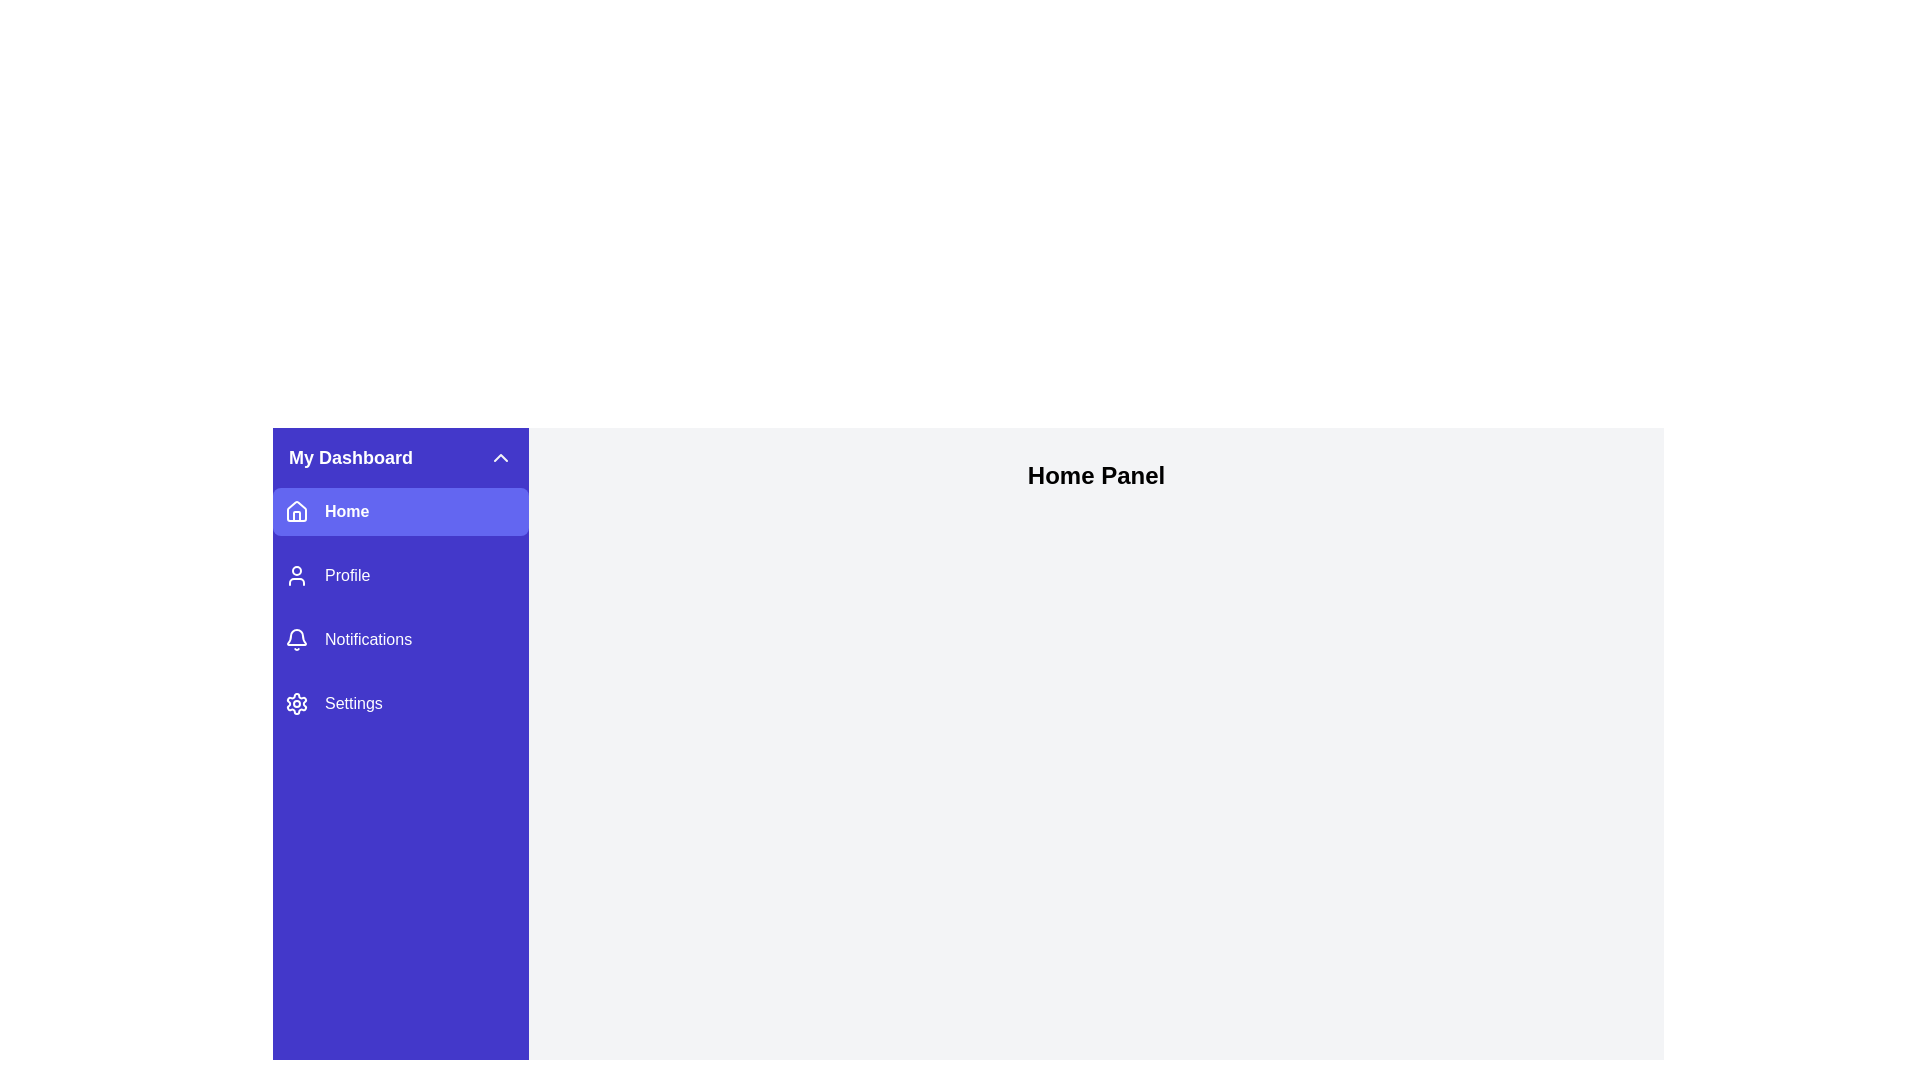 The height and width of the screenshot is (1080, 1920). What do you see at coordinates (296, 640) in the screenshot?
I see `the bell-shaped icon with a thin outline located in the 'Notifications' menu item of the vertical navigation sidebar` at bounding box center [296, 640].